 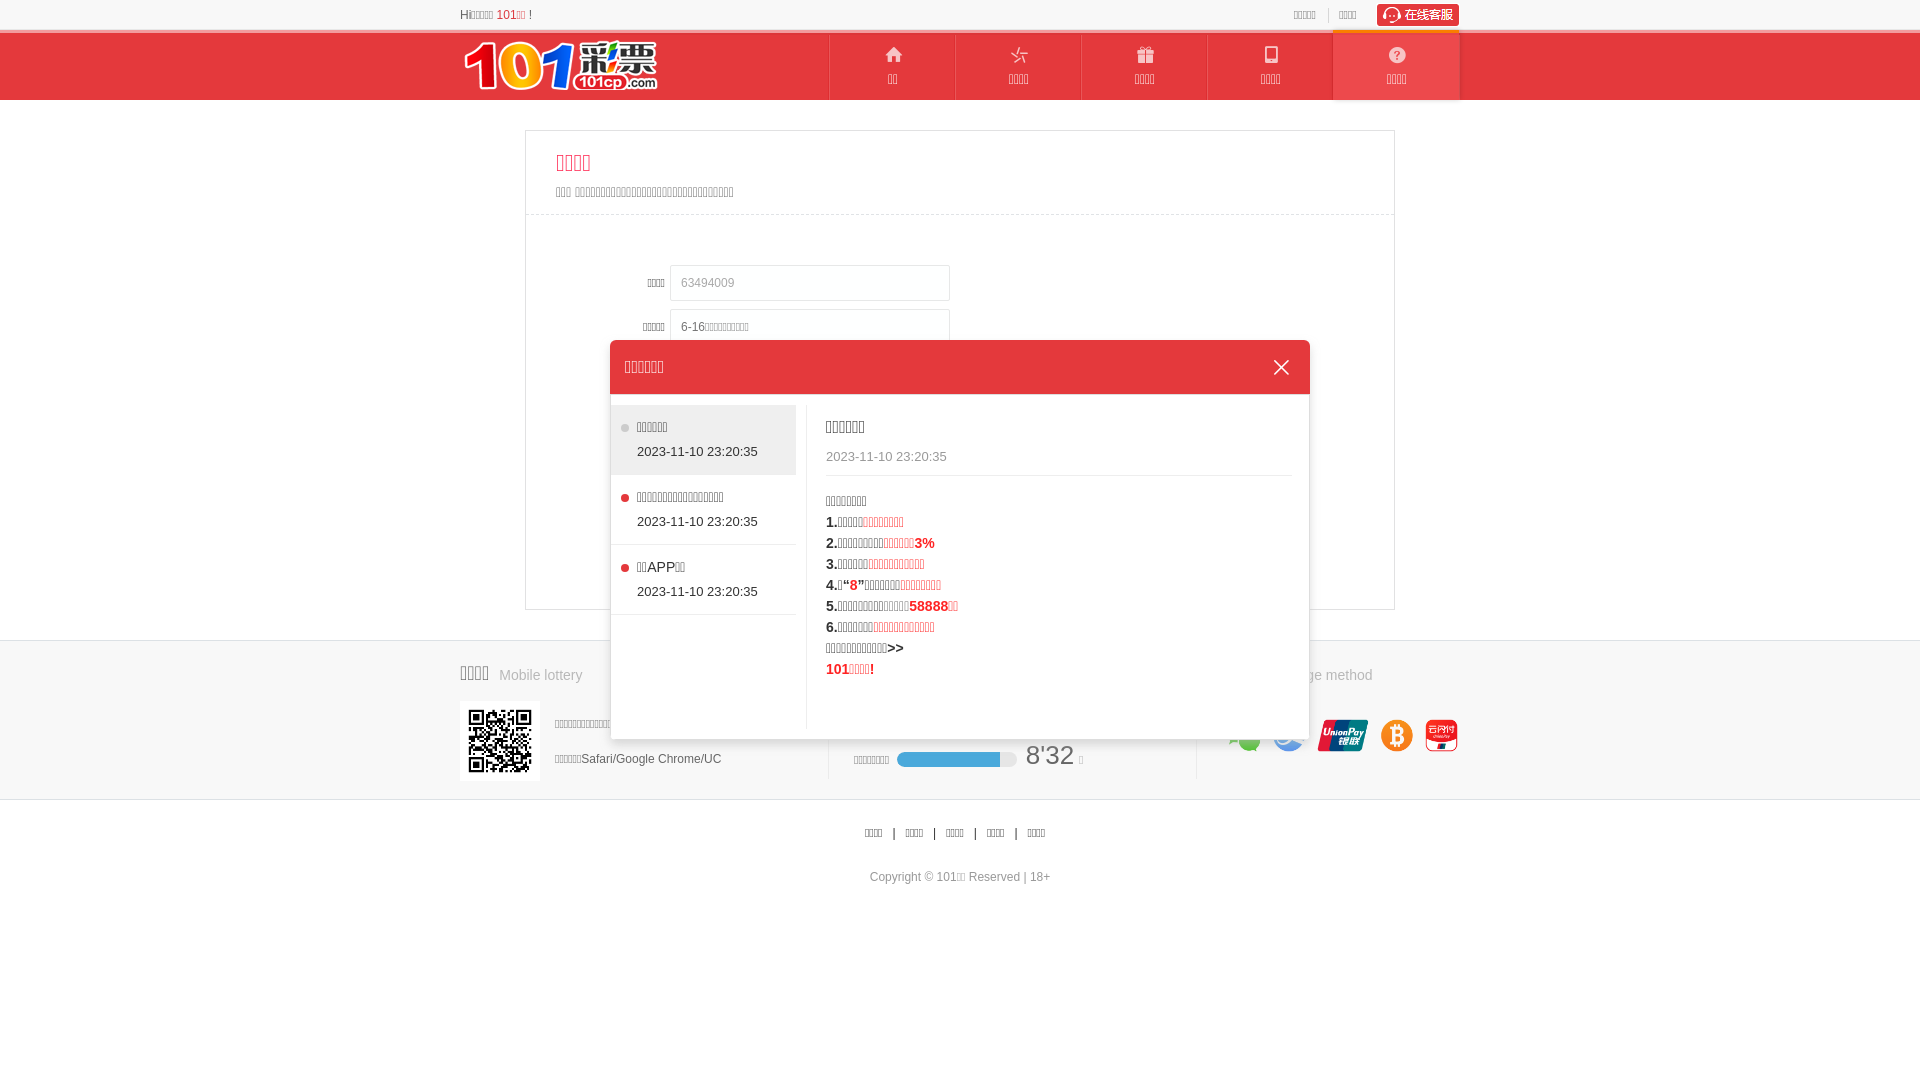 I want to click on '|', so click(x=931, y=833).